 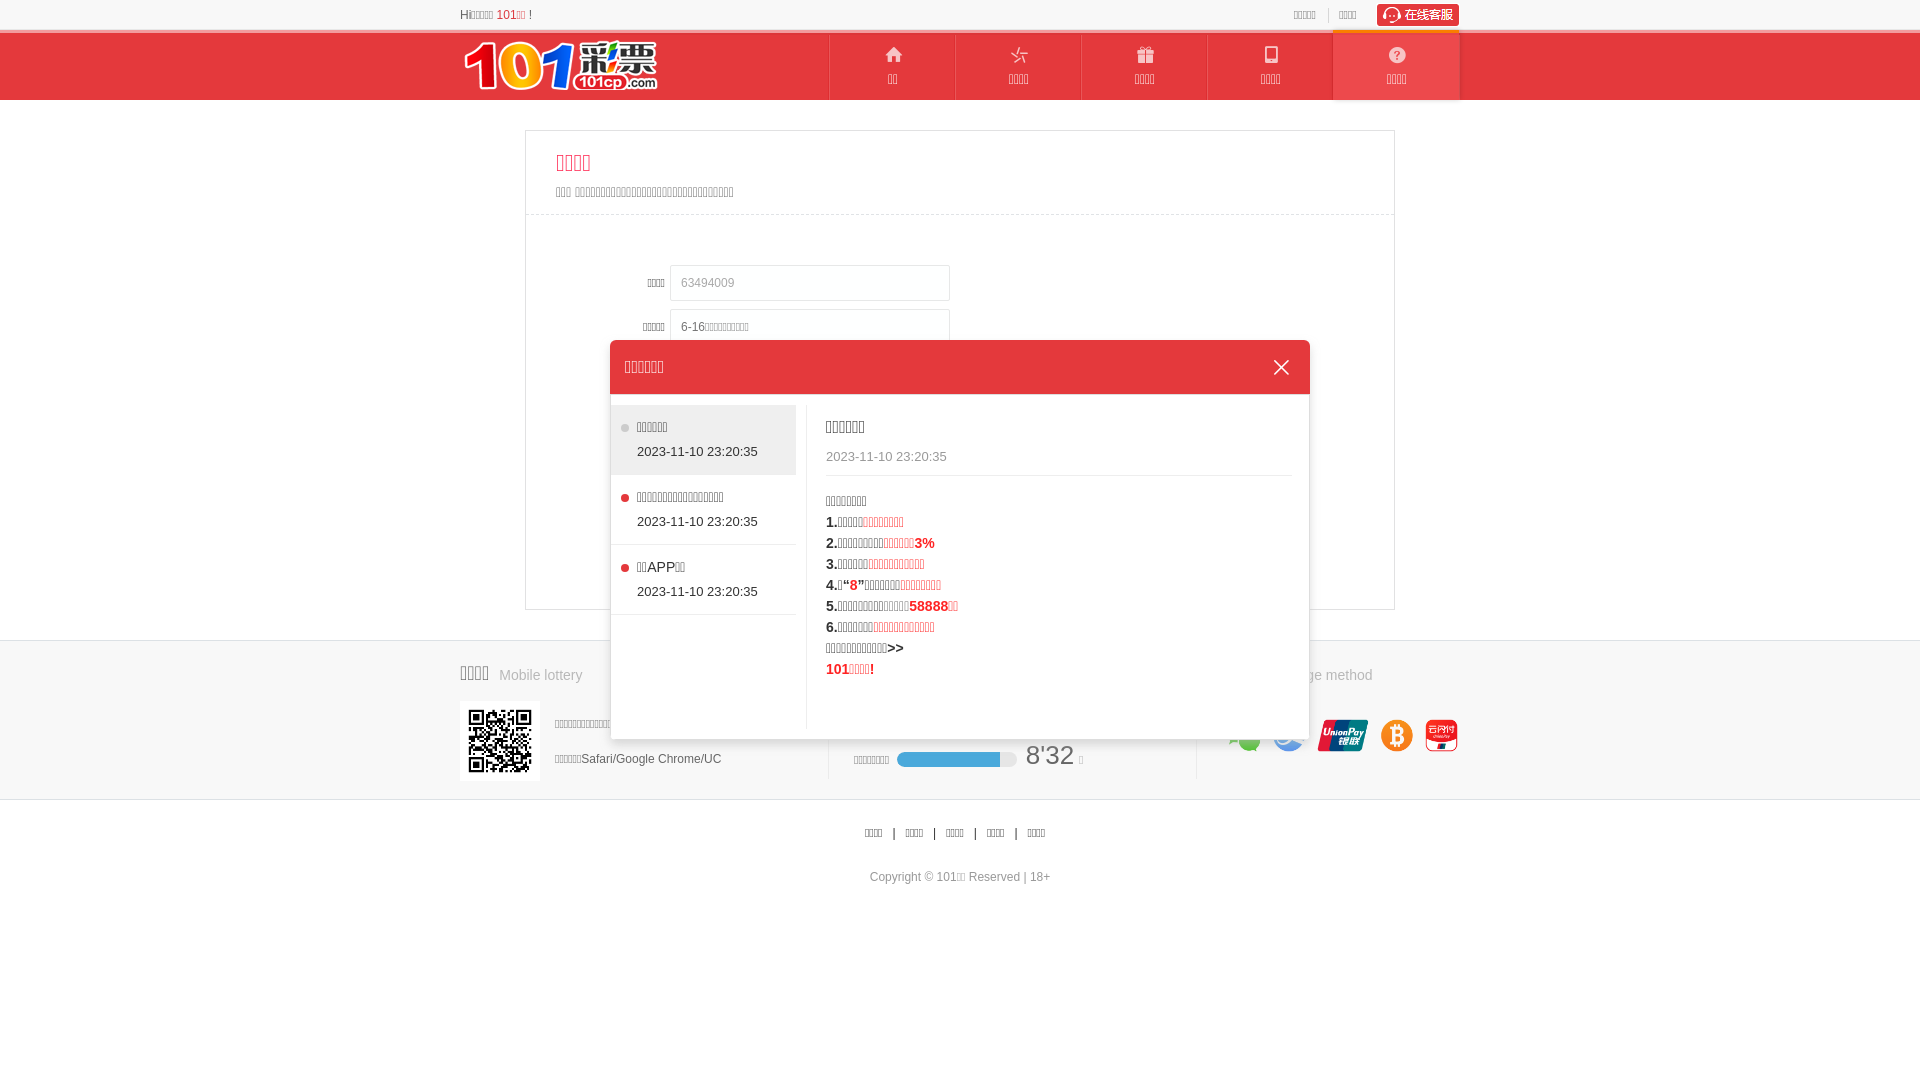 I want to click on '|', so click(x=931, y=833).